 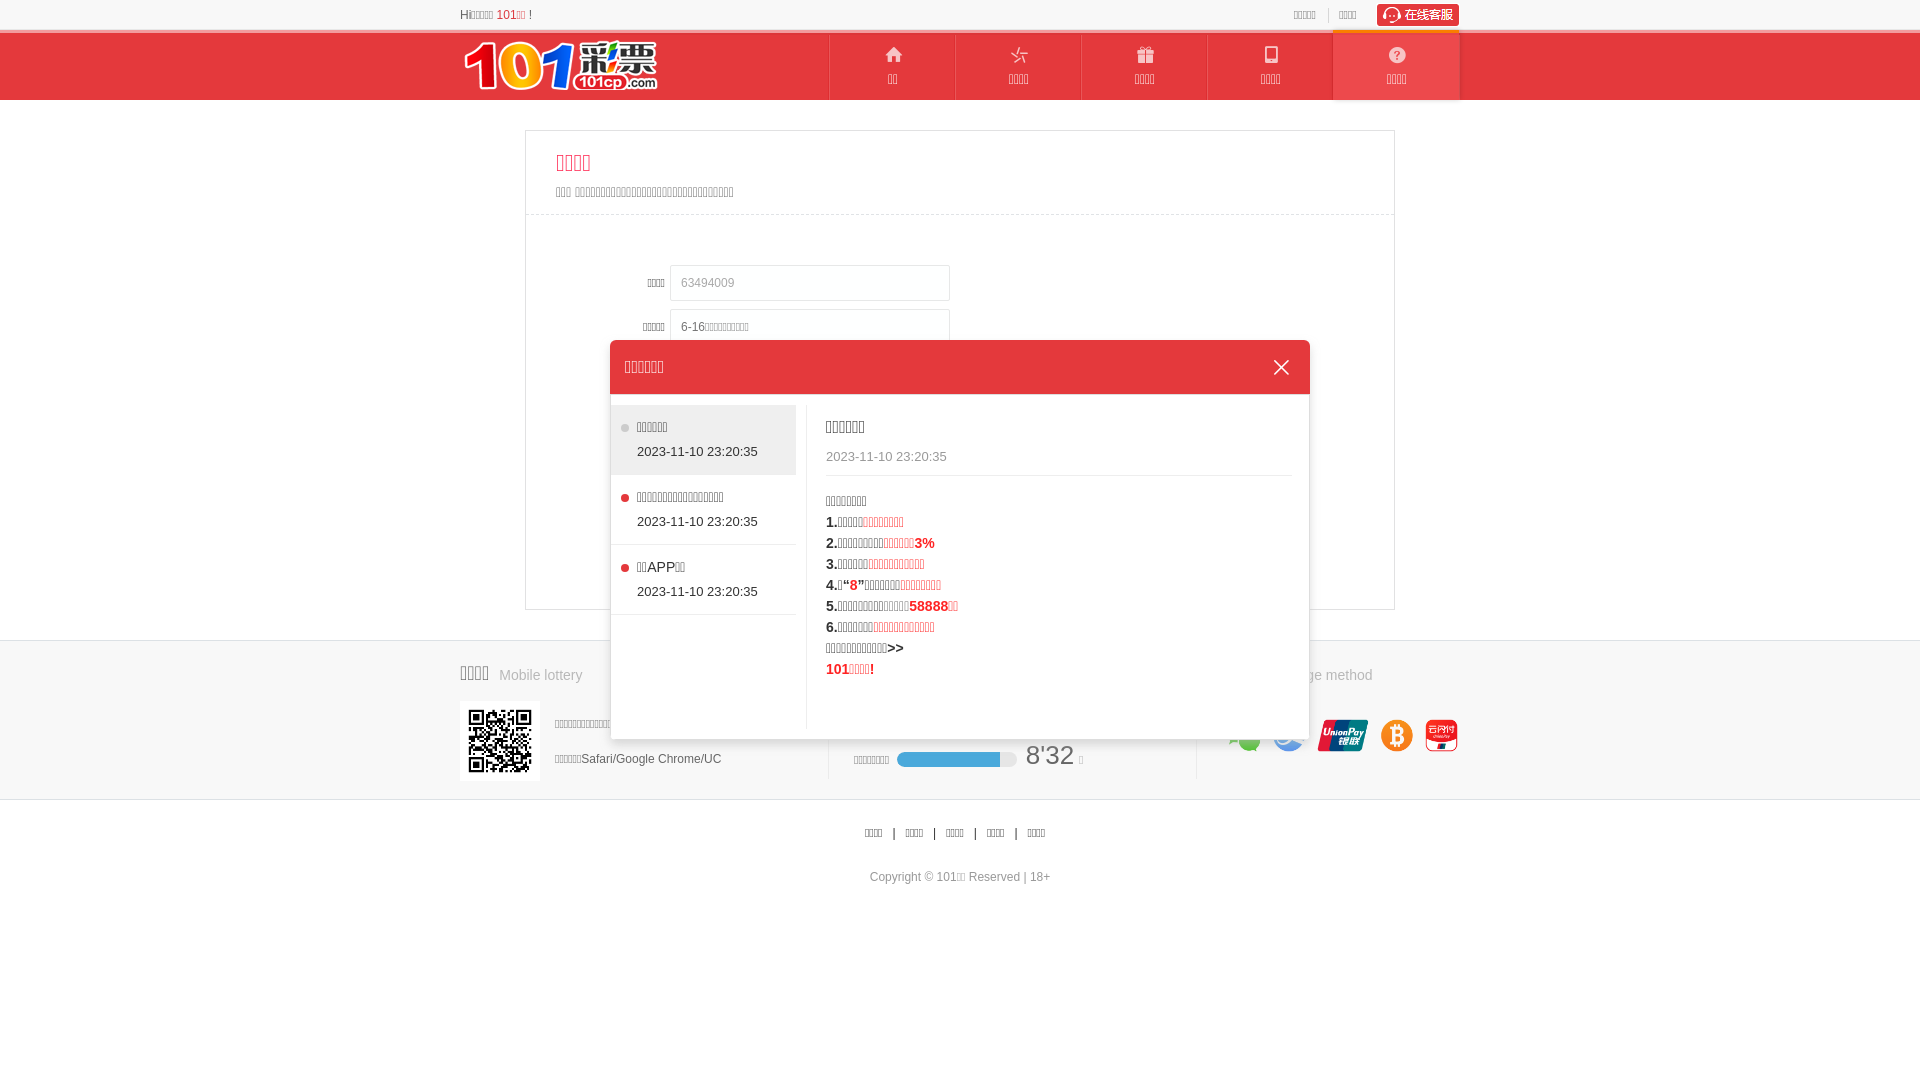 I want to click on '|', so click(x=931, y=833).